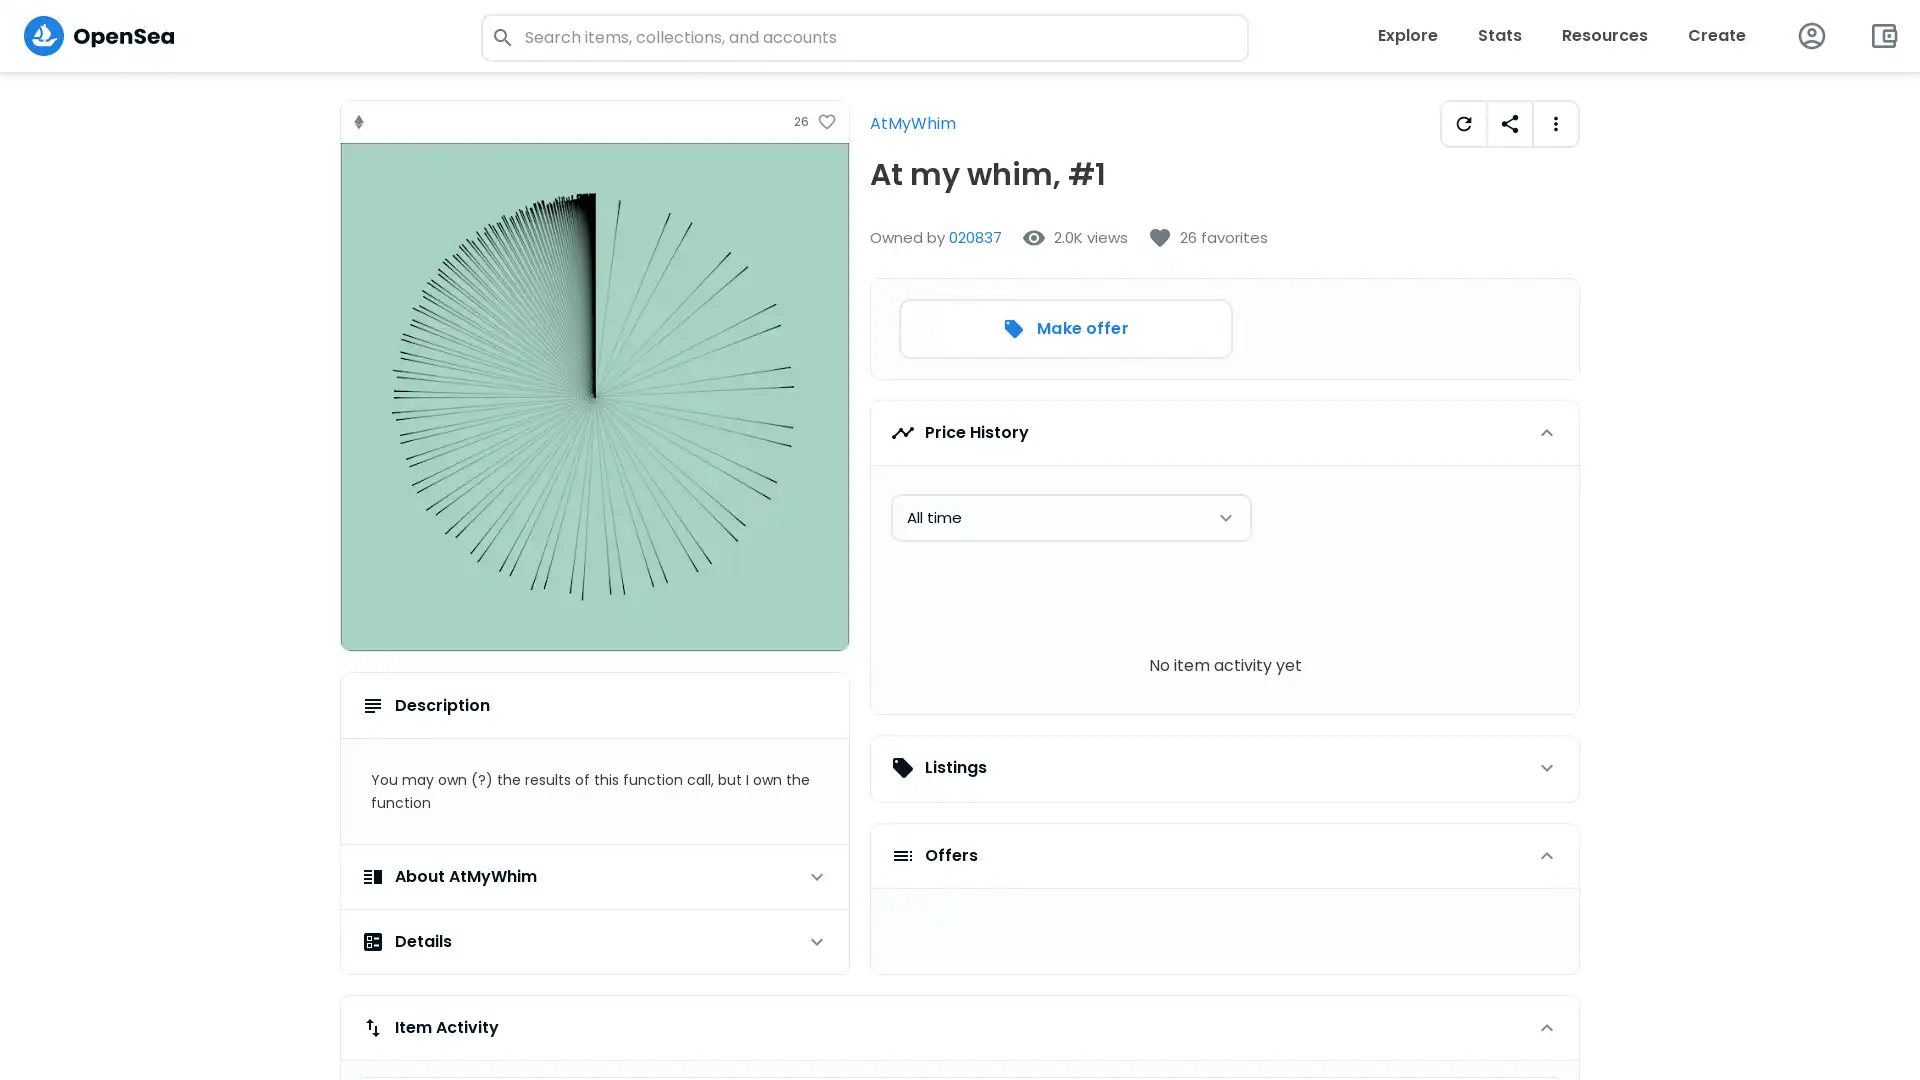 The width and height of the screenshot is (1920, 1080). What do you see at coordinates (359, 121) in the screenshot?
I see `Ethereum logo` at bounding box center [359, 121].